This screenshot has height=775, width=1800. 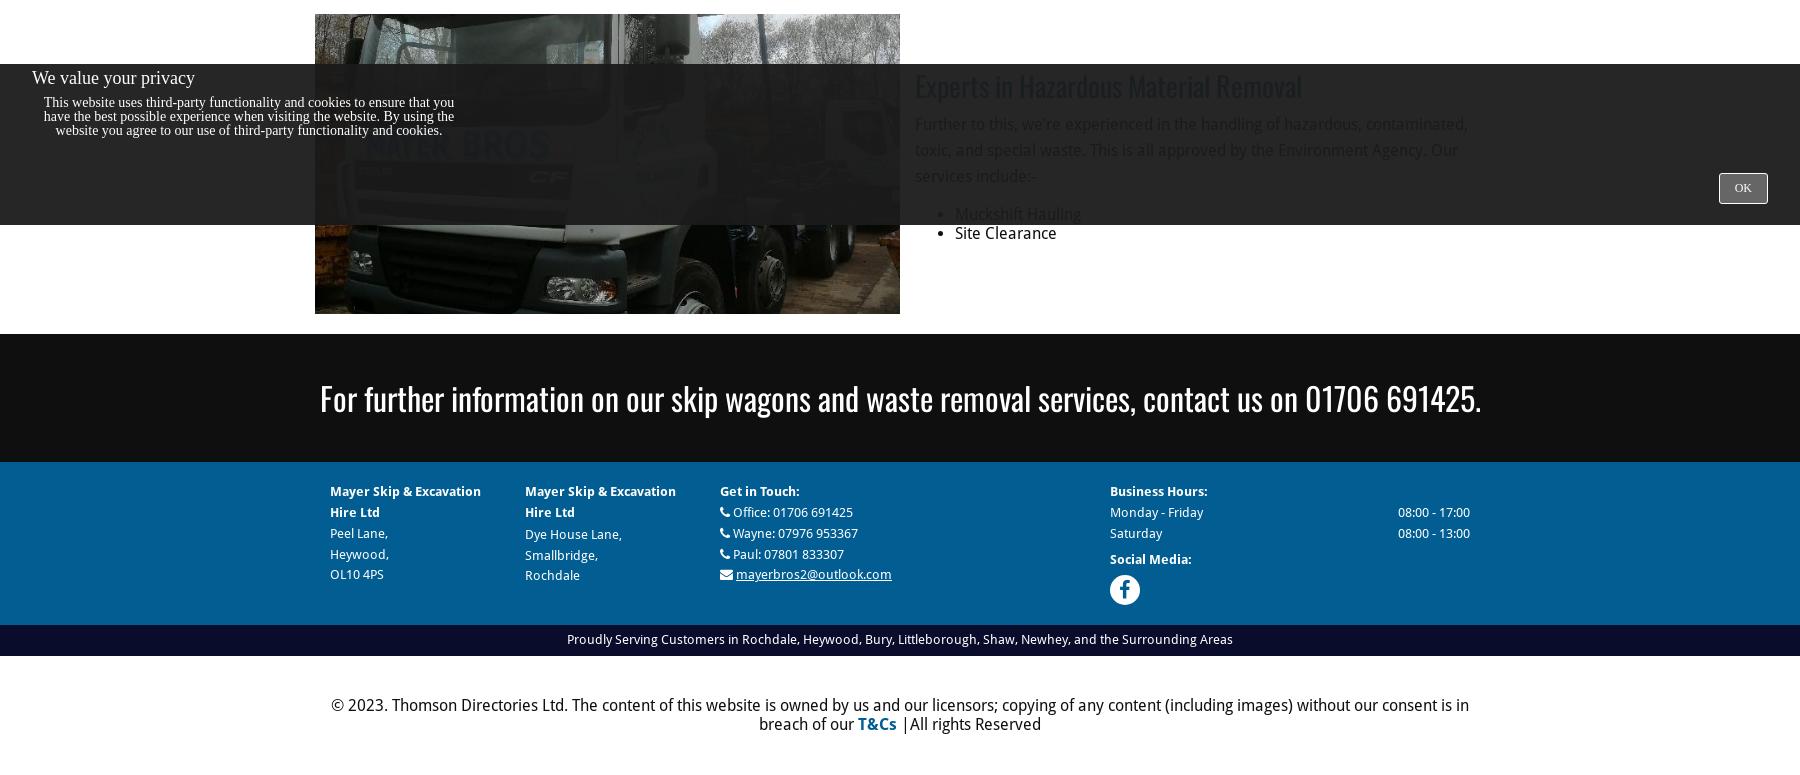 What do you see at coordinates (900, 715) in the screenshot?
I see `'© 2023. Thomson Directories Ltd. The content of this website is owned by us and our licensors; copying of any content (including images) without our consent is in breach of our'` at bounding box center [900, 715].